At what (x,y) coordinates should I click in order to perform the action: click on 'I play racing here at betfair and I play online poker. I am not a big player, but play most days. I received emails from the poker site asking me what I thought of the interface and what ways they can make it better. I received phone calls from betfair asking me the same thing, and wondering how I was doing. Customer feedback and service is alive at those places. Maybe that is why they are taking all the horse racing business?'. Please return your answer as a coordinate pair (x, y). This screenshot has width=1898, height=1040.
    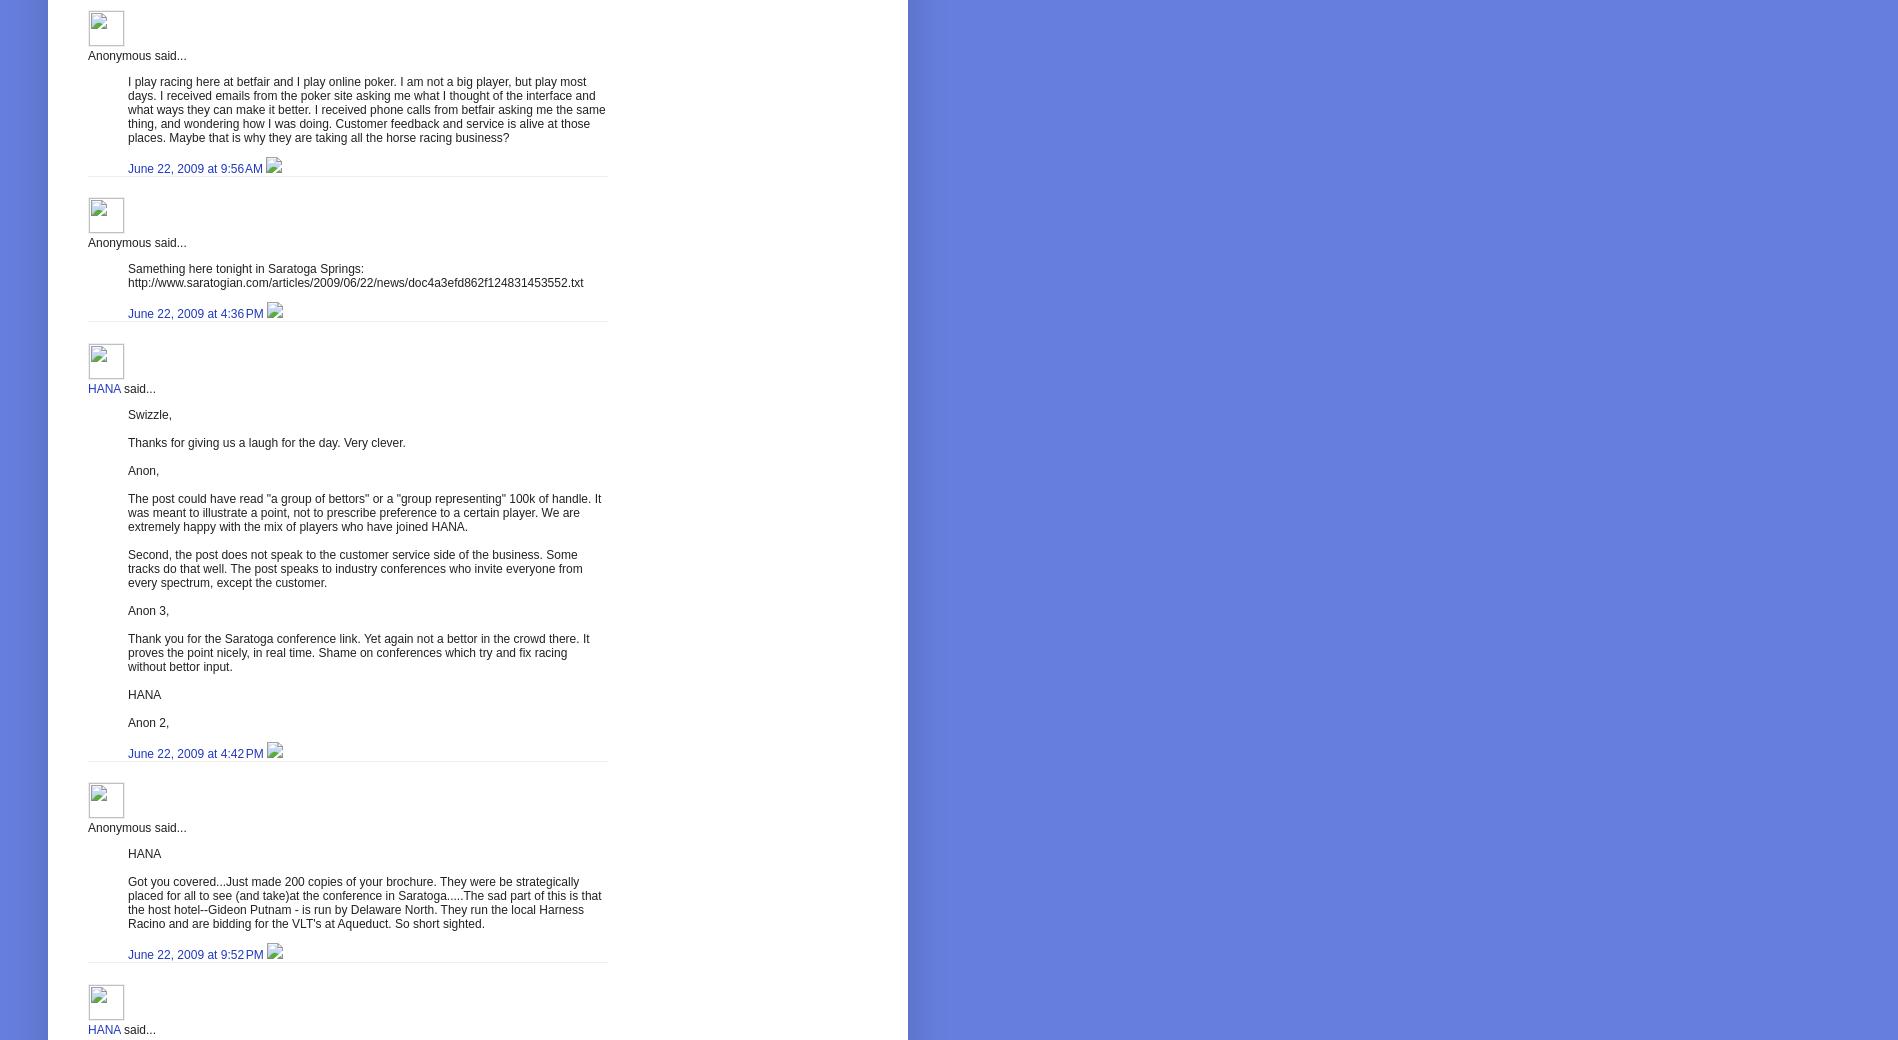
    Looking at the image, I should click on (366, 107).